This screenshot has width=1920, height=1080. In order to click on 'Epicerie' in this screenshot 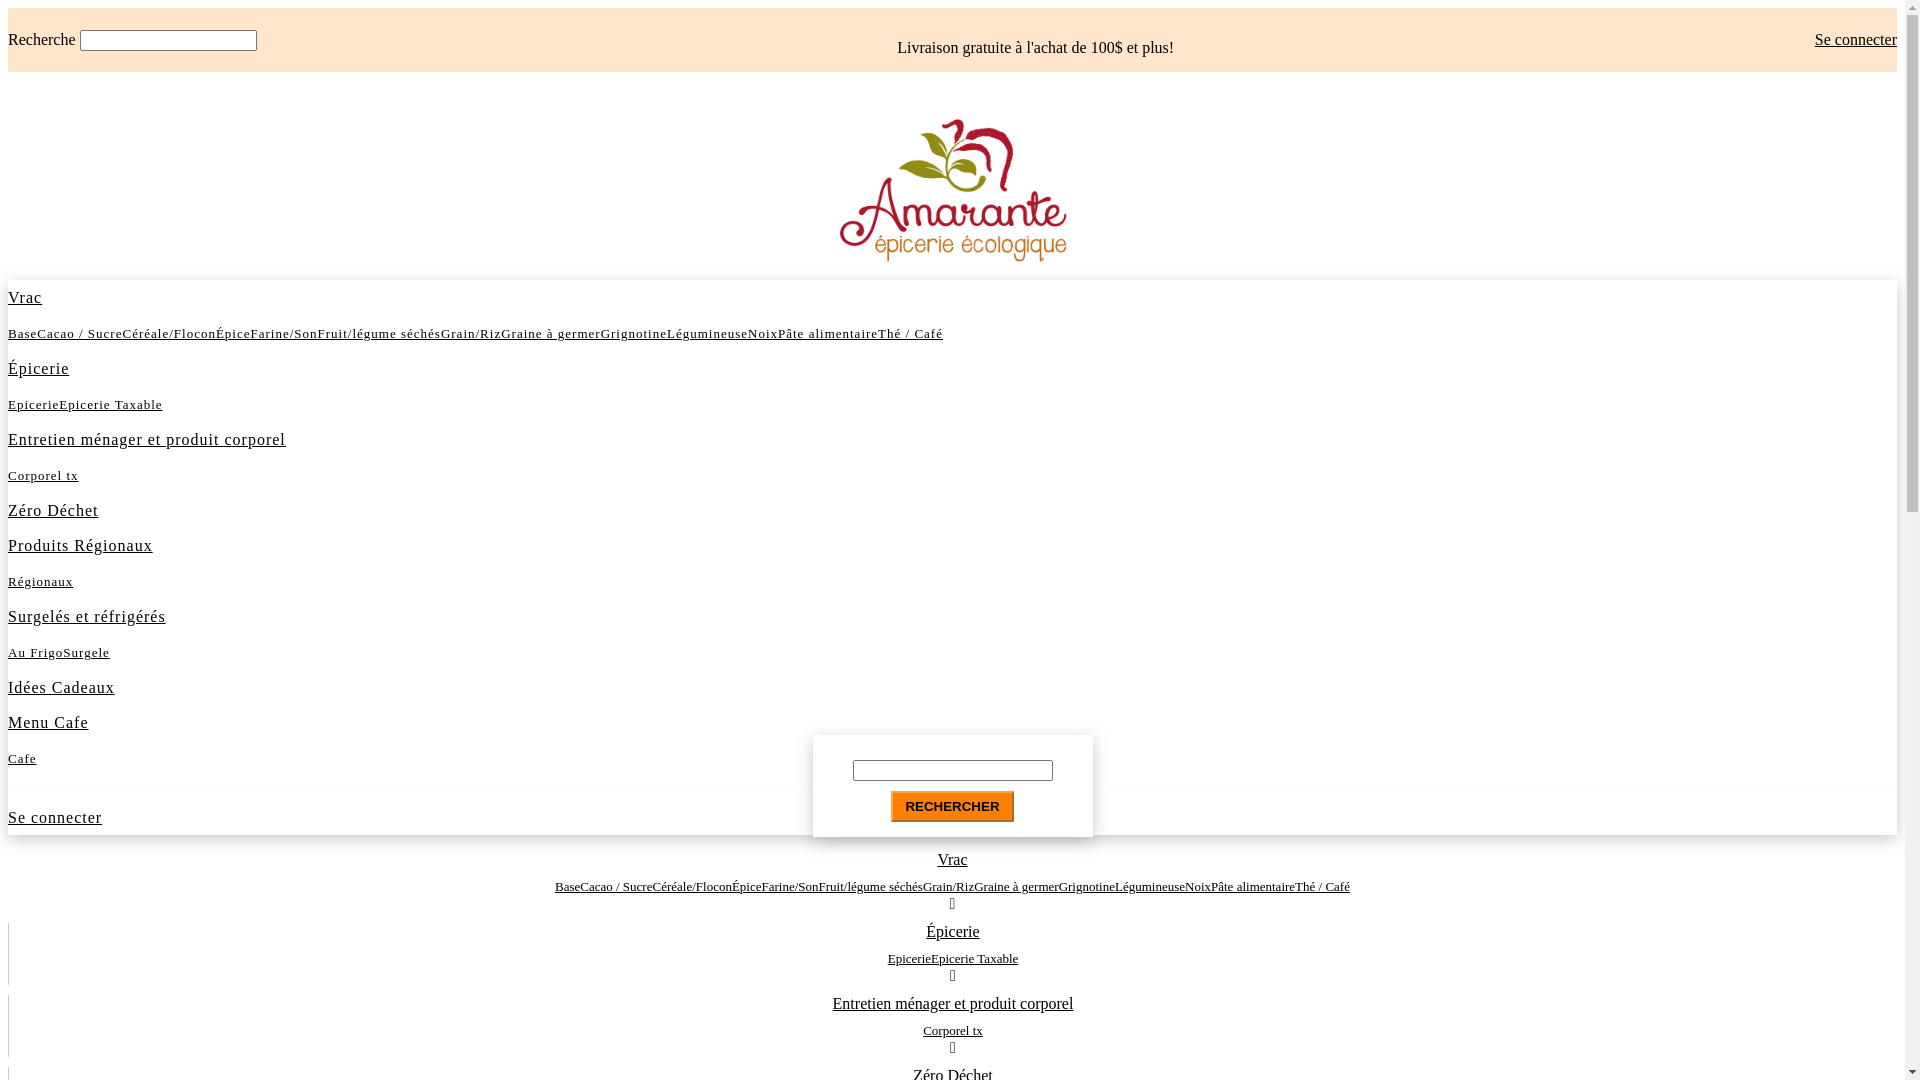, I will do `click(908, 957)`.